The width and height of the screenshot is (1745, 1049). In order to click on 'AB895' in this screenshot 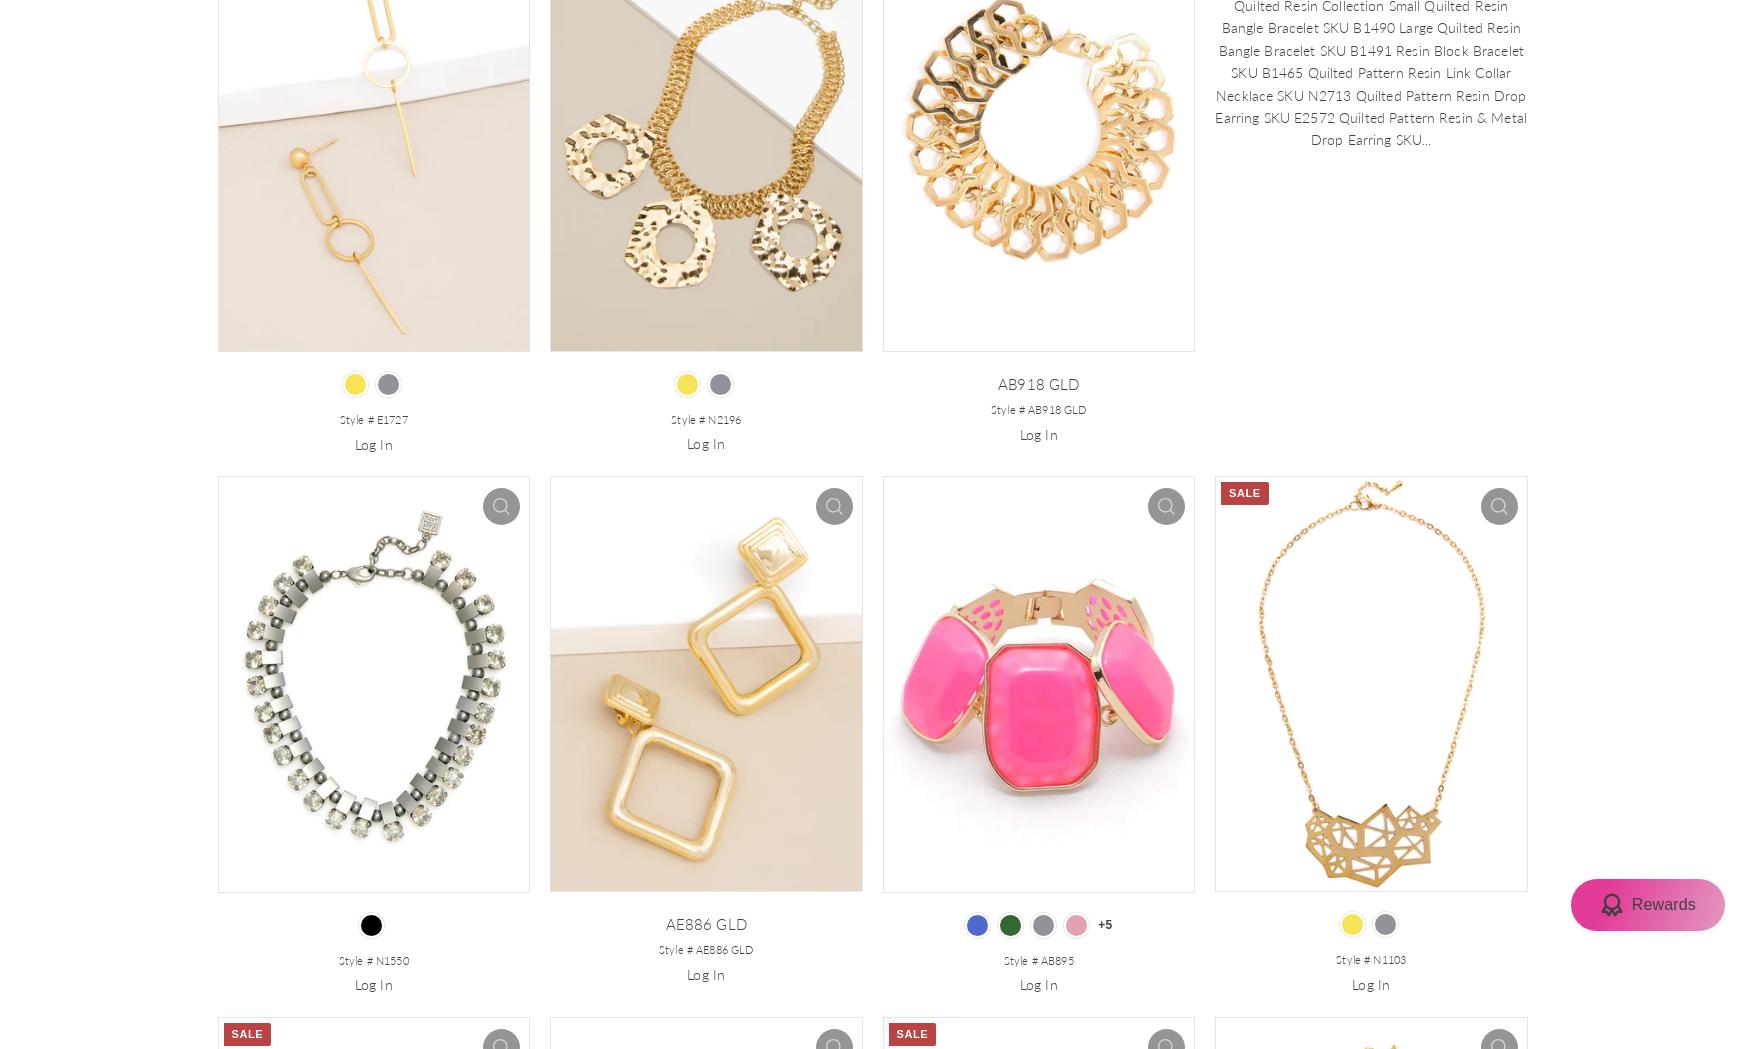, I will do `click(1055, 959)`.